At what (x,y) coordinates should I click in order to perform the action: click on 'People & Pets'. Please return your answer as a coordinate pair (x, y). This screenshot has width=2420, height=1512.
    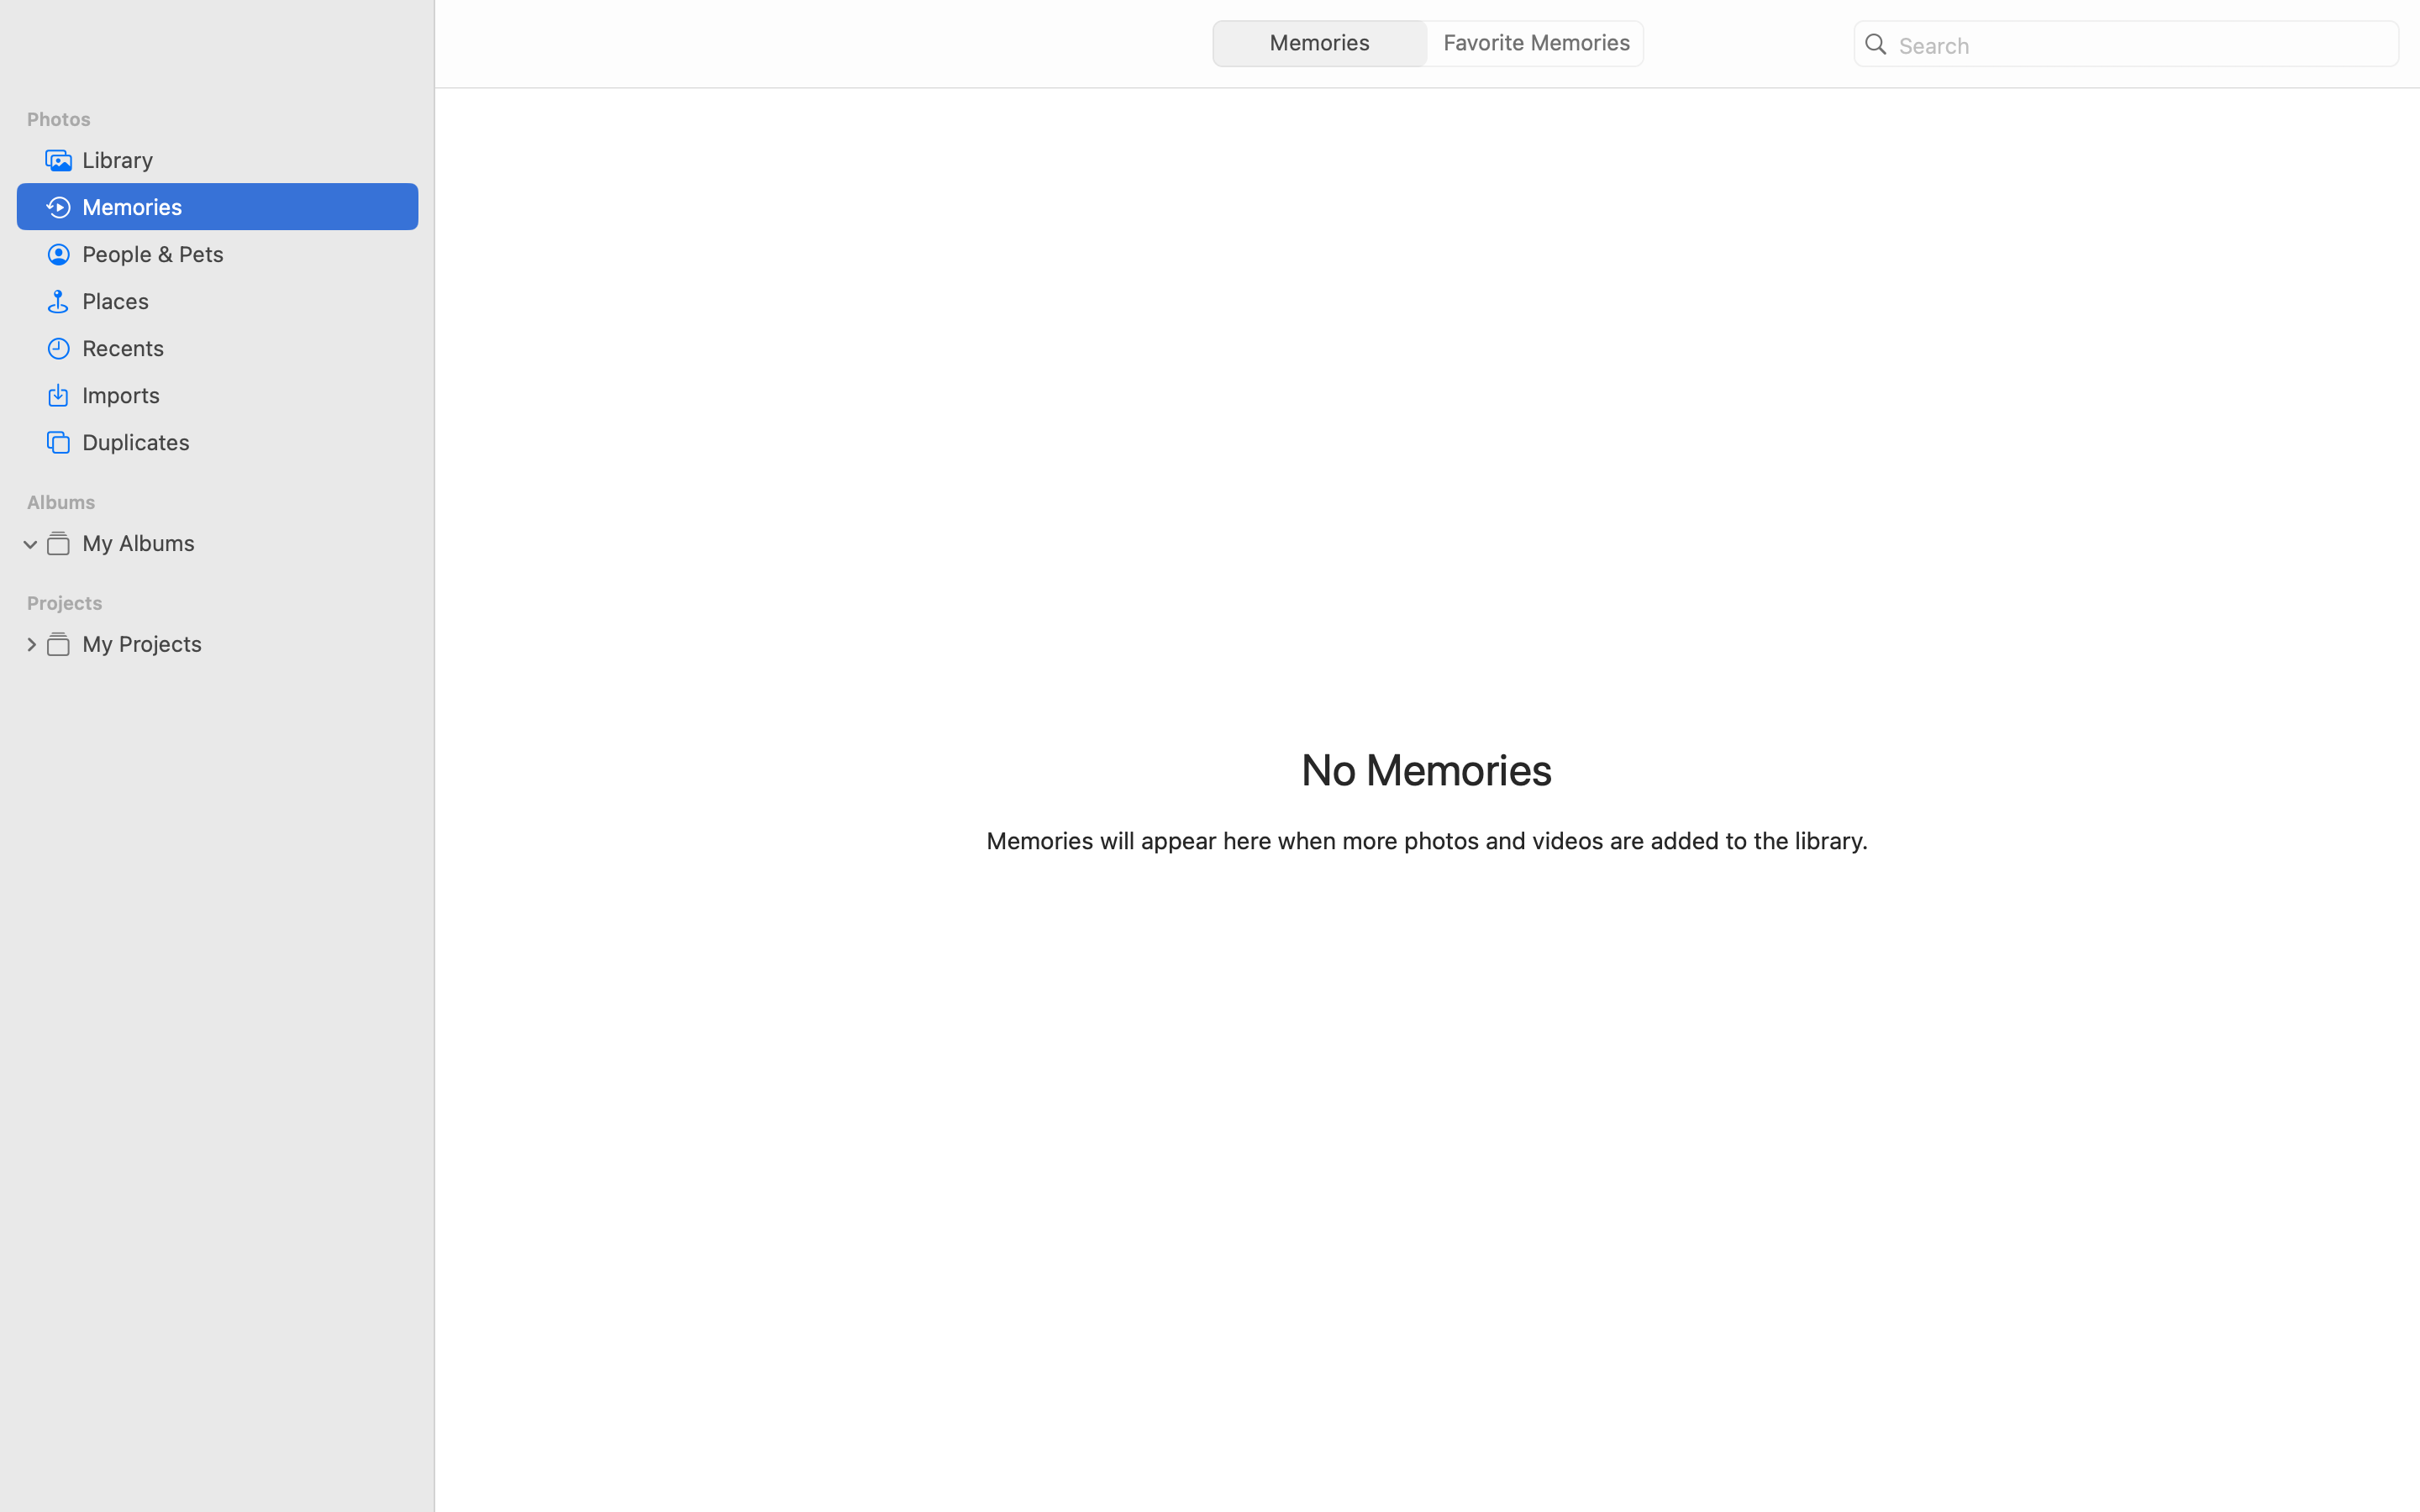
    Looking at the image, I should click on (244, 253).